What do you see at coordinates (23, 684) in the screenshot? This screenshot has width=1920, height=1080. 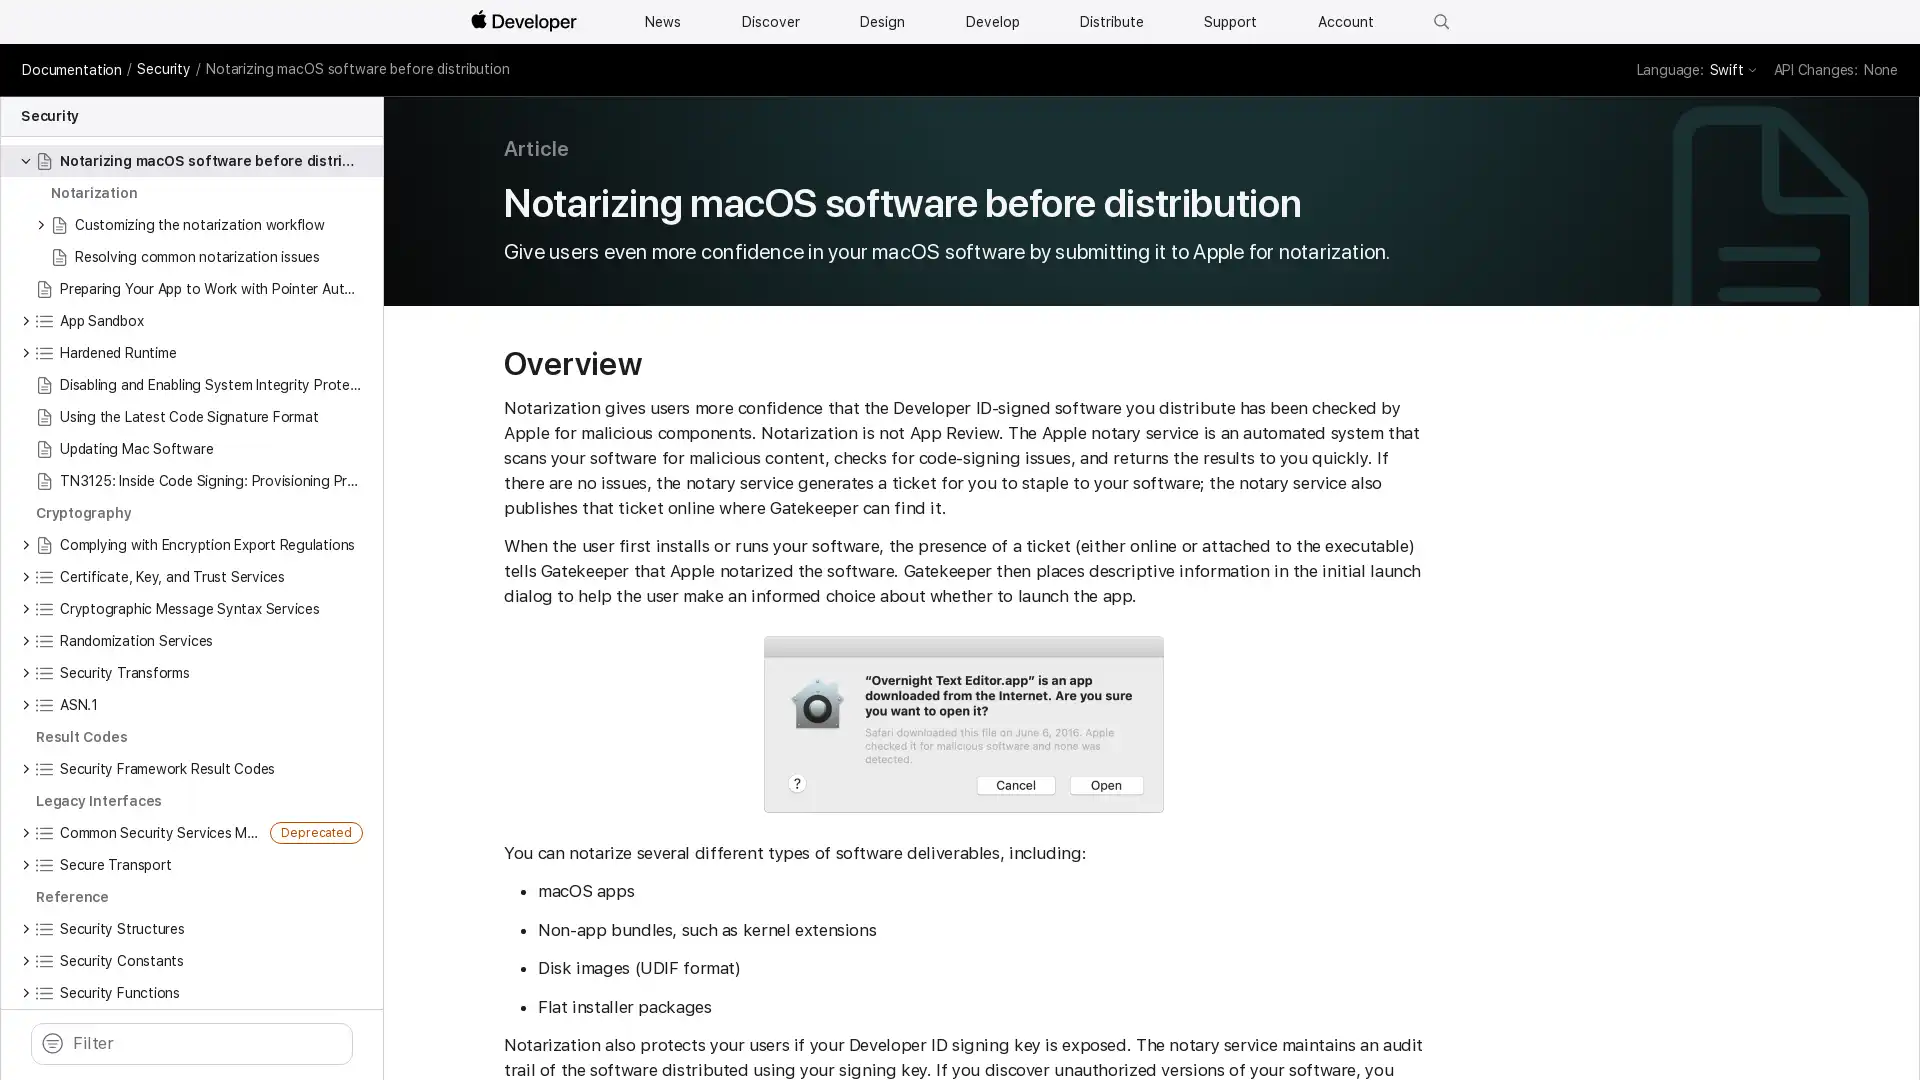 I see `Security Transforms` at bounding box center [23, 684].